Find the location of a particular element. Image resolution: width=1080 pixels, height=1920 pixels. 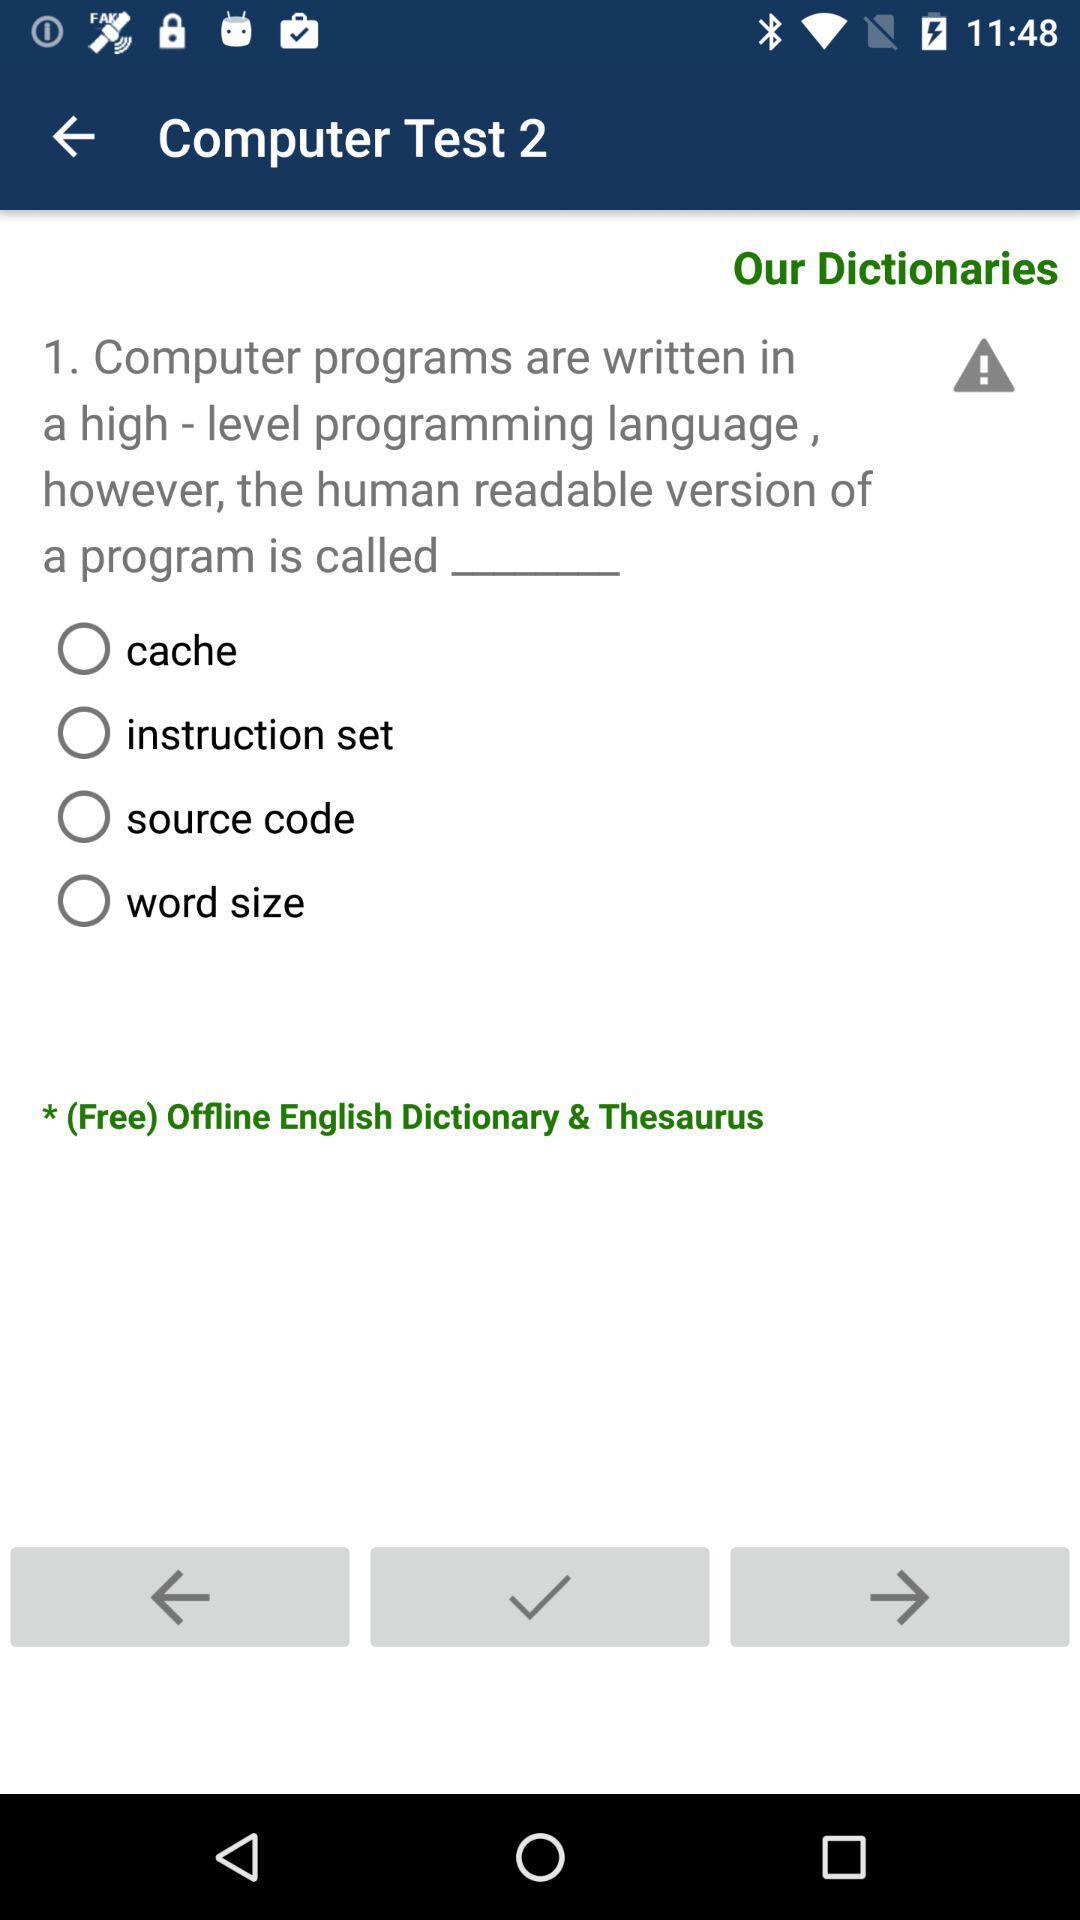

instruction set is located at coordinates (560, 731).